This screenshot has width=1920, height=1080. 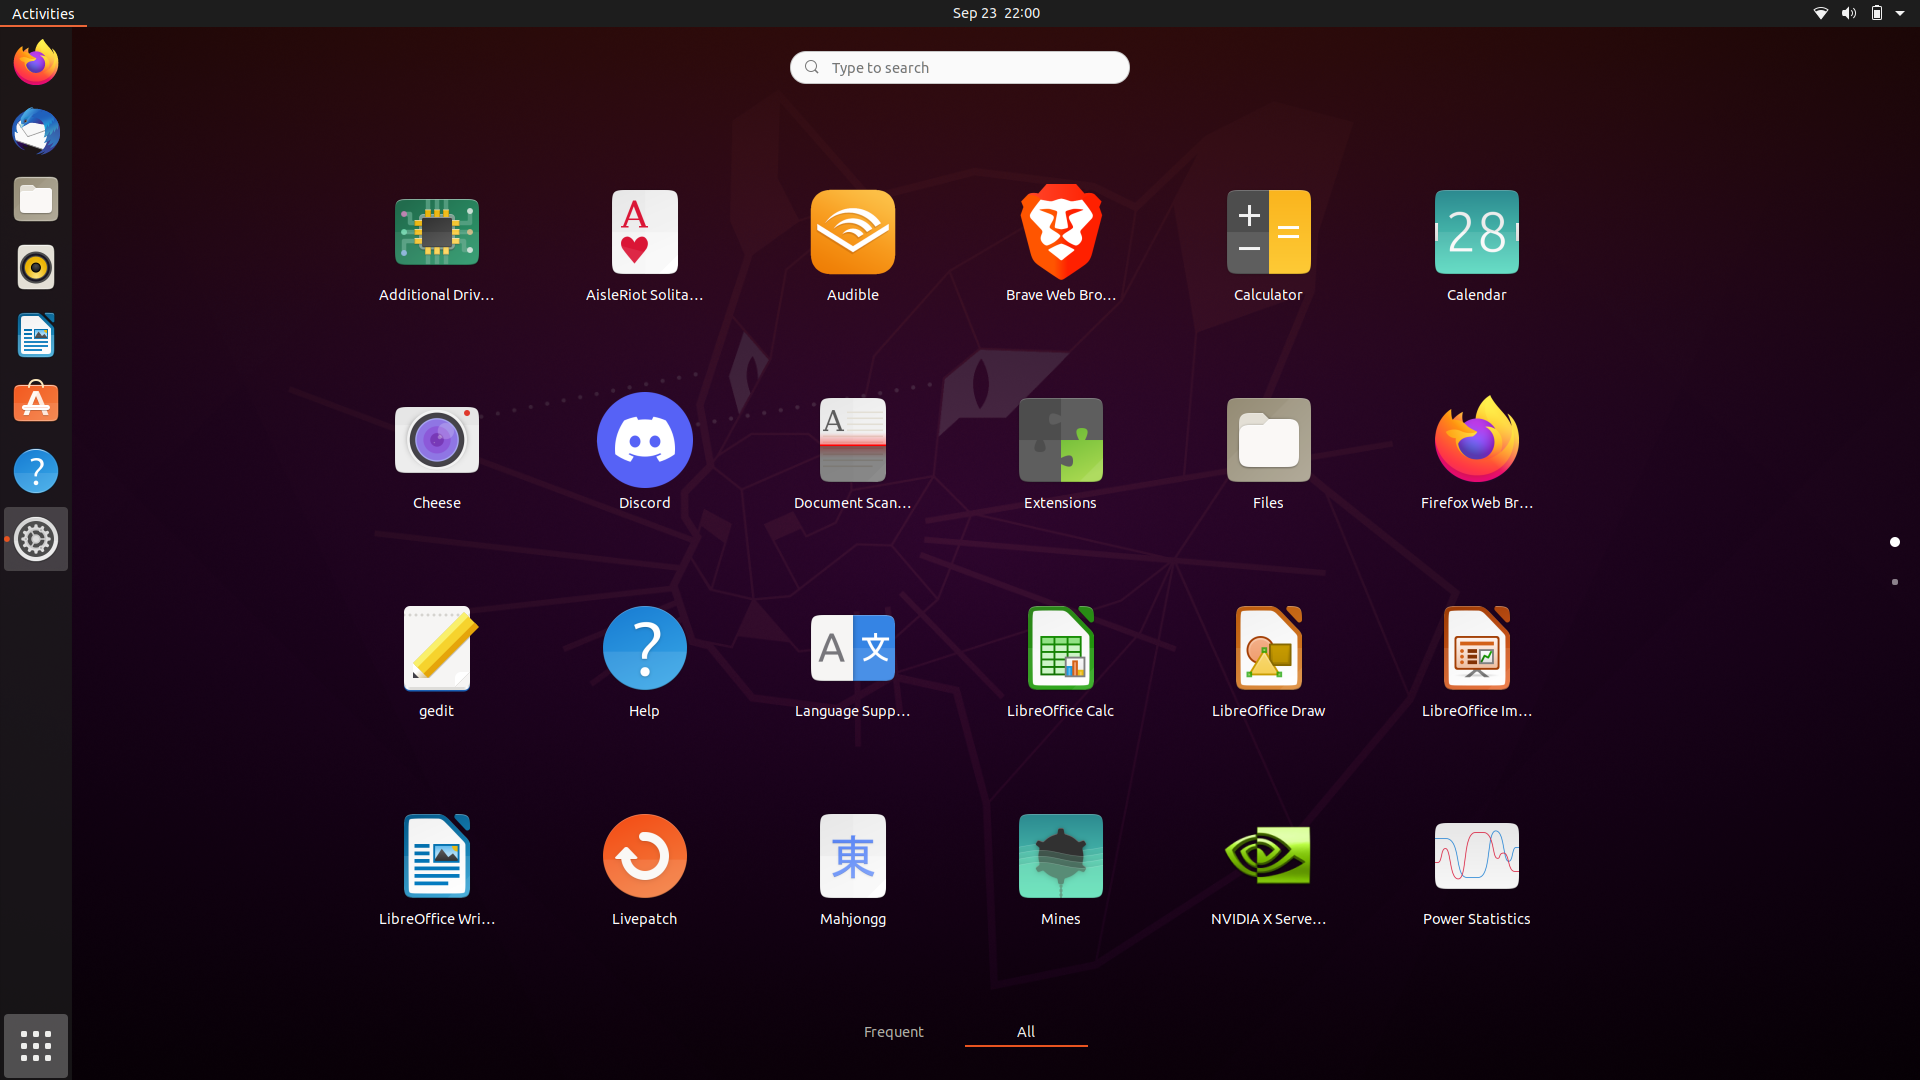 What do you see at coordinates (437, 867) in the screenshot?
I see `the Microsoft Word application` at bounding box center [437, 867].